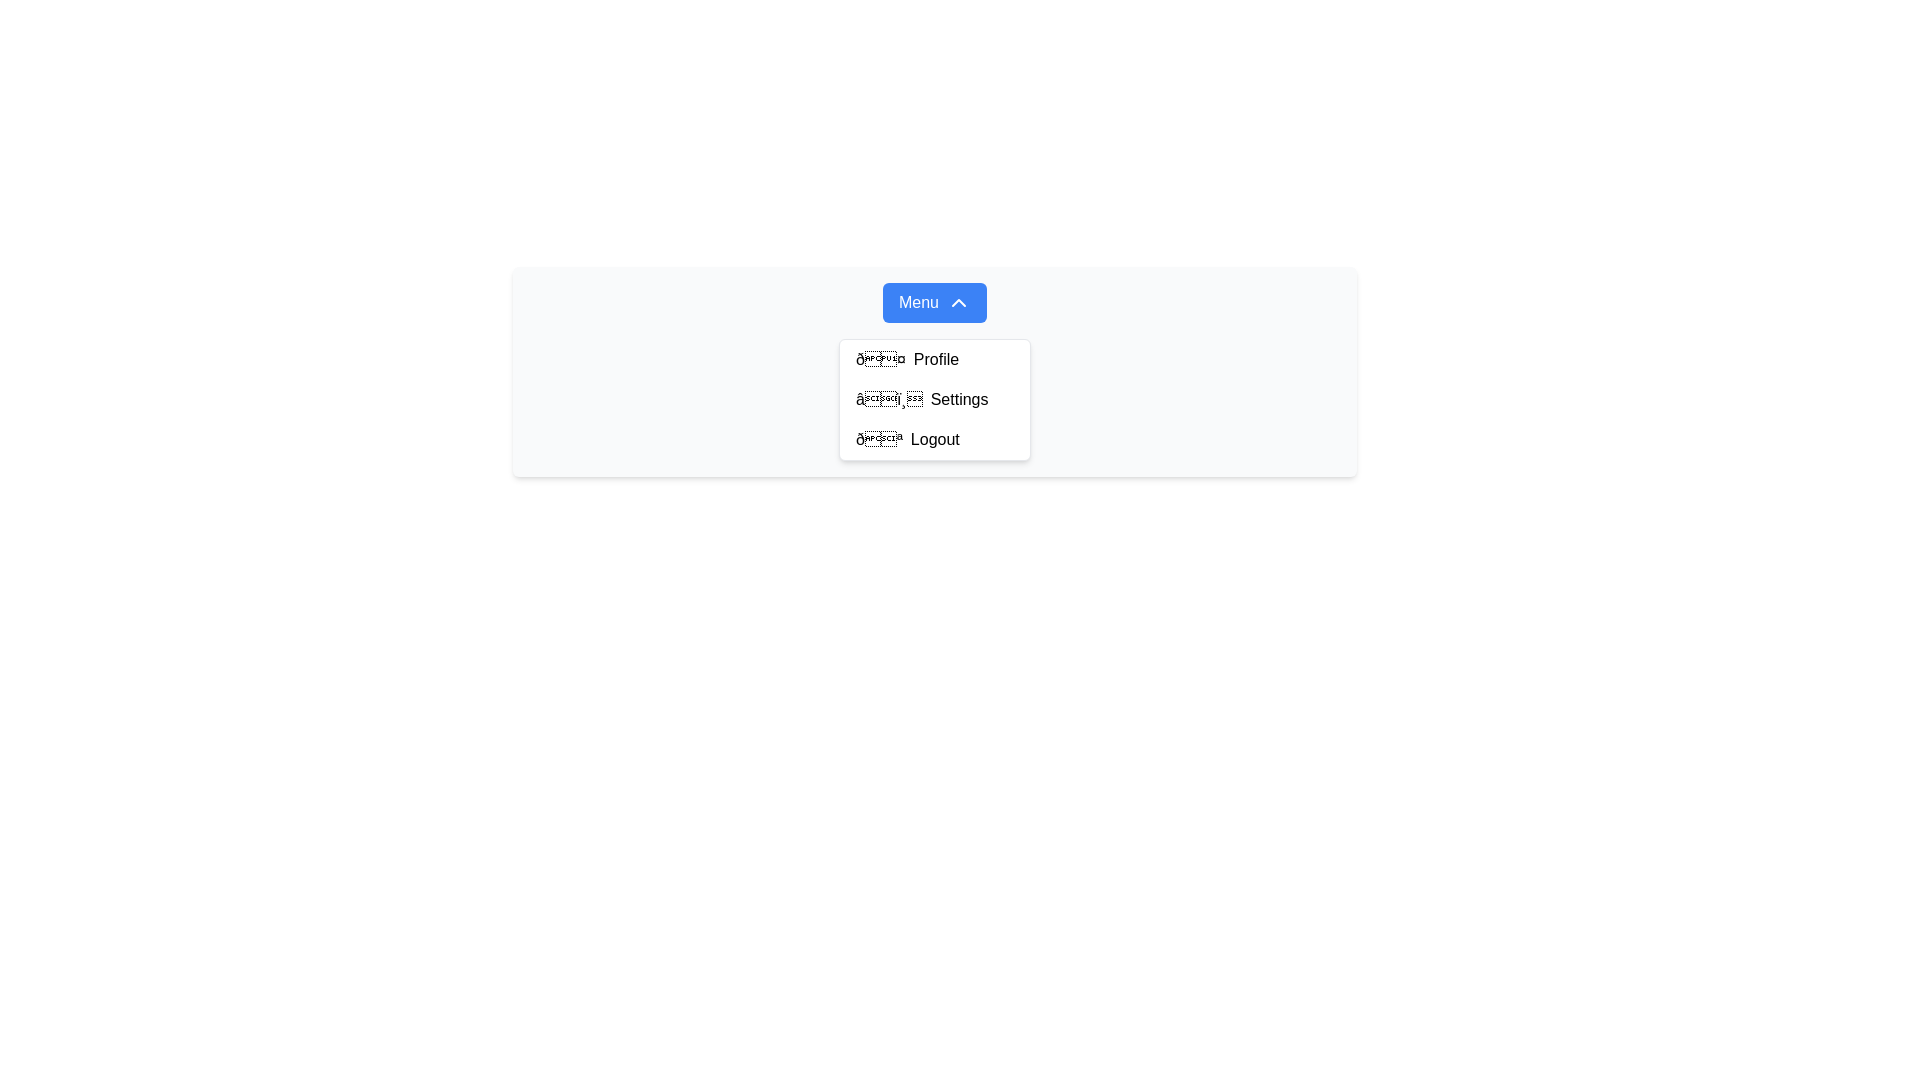 The image size is (1920, 1080). What do you see at coordinates (934, 303) in the screenshot?
I see `the 'Menu' button with a blue background and white text` at bounding box center [934, 303].